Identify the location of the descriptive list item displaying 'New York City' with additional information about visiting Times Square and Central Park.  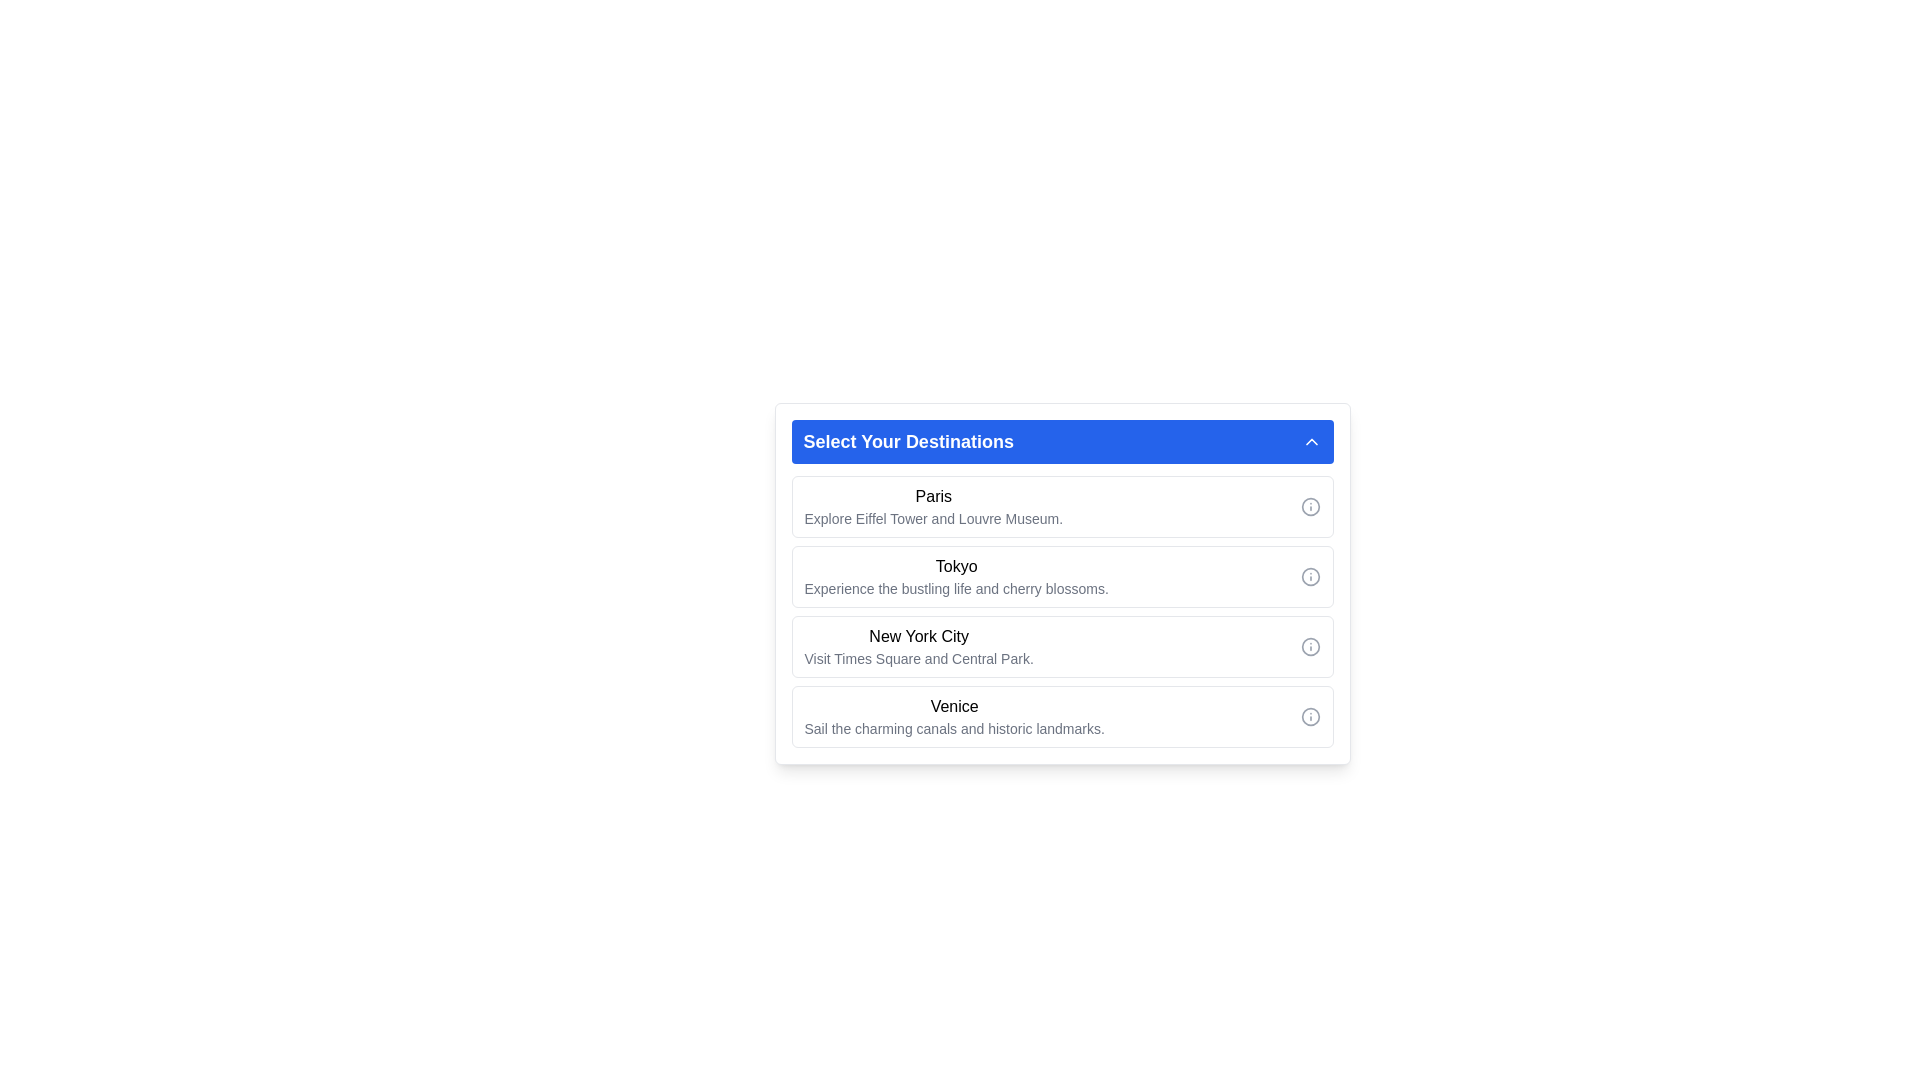
(918, 647).